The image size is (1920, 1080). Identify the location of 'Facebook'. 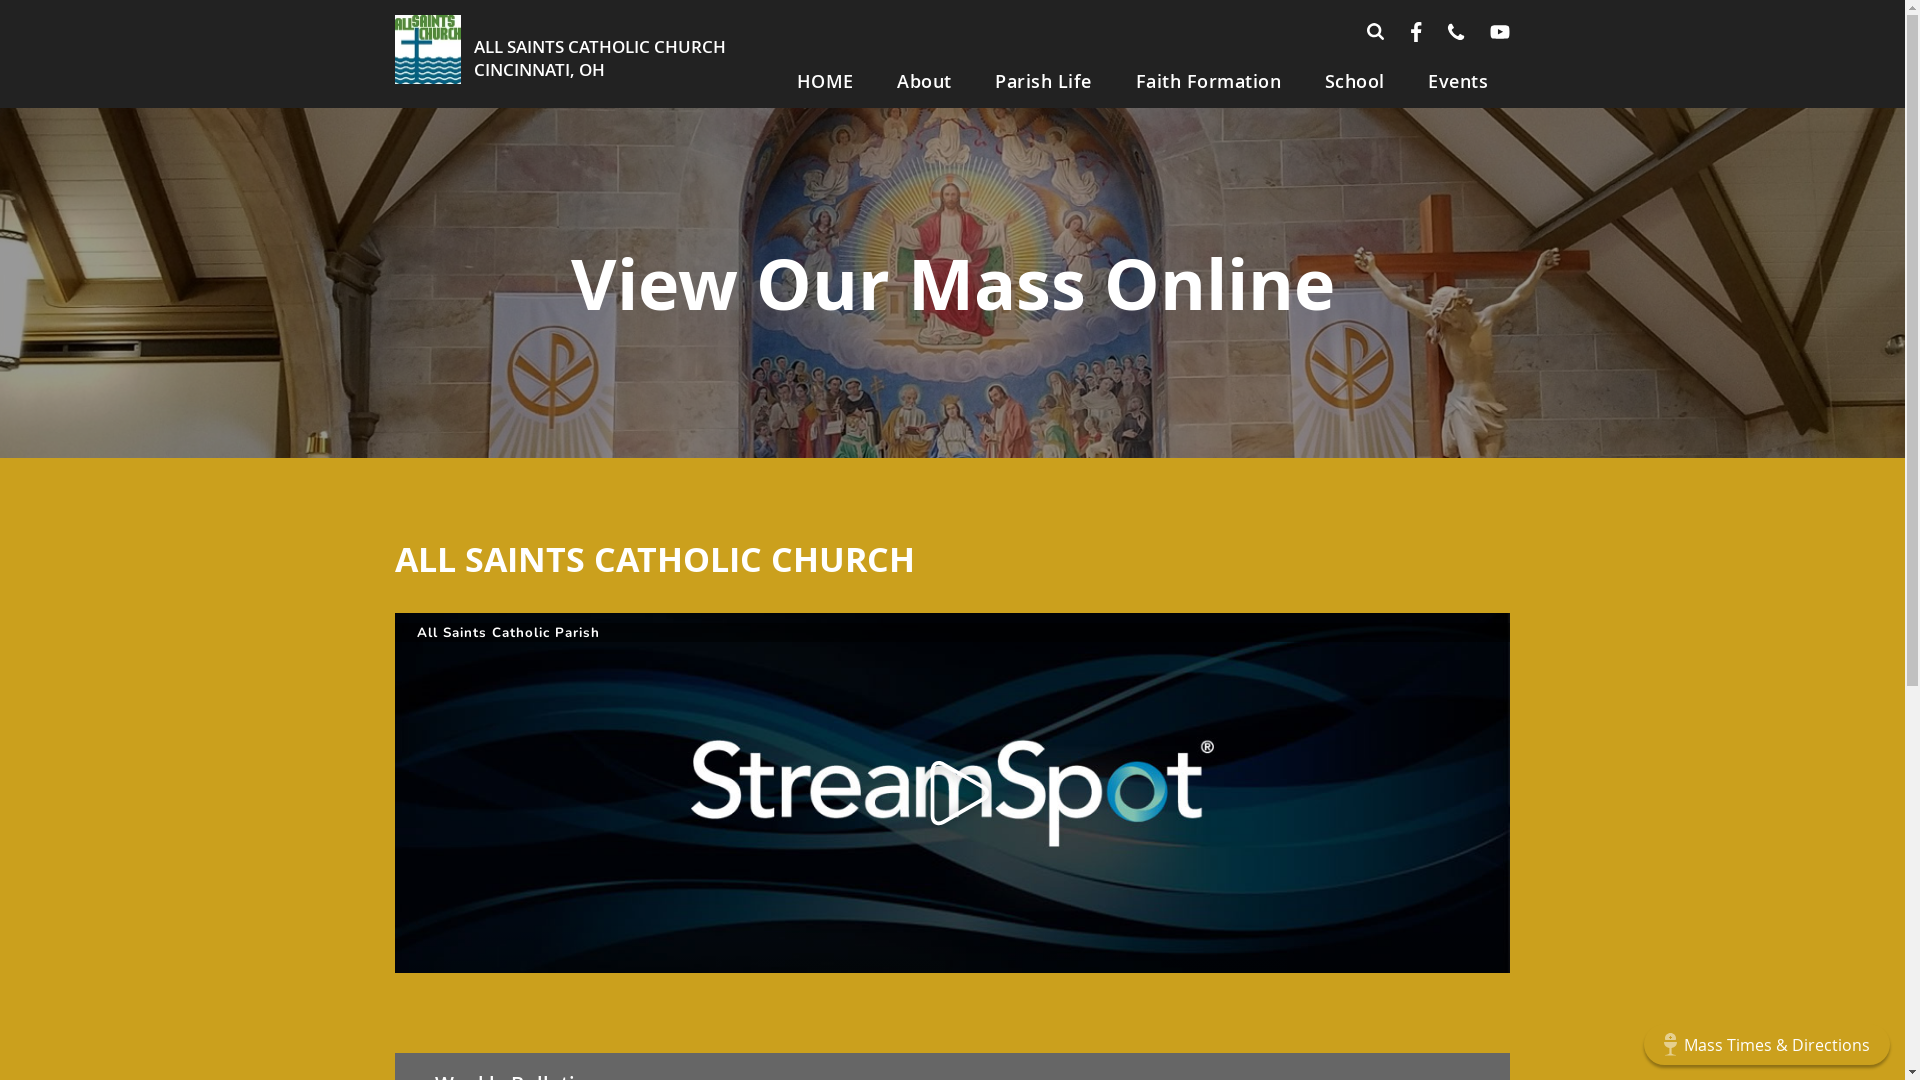
(1415, 31).